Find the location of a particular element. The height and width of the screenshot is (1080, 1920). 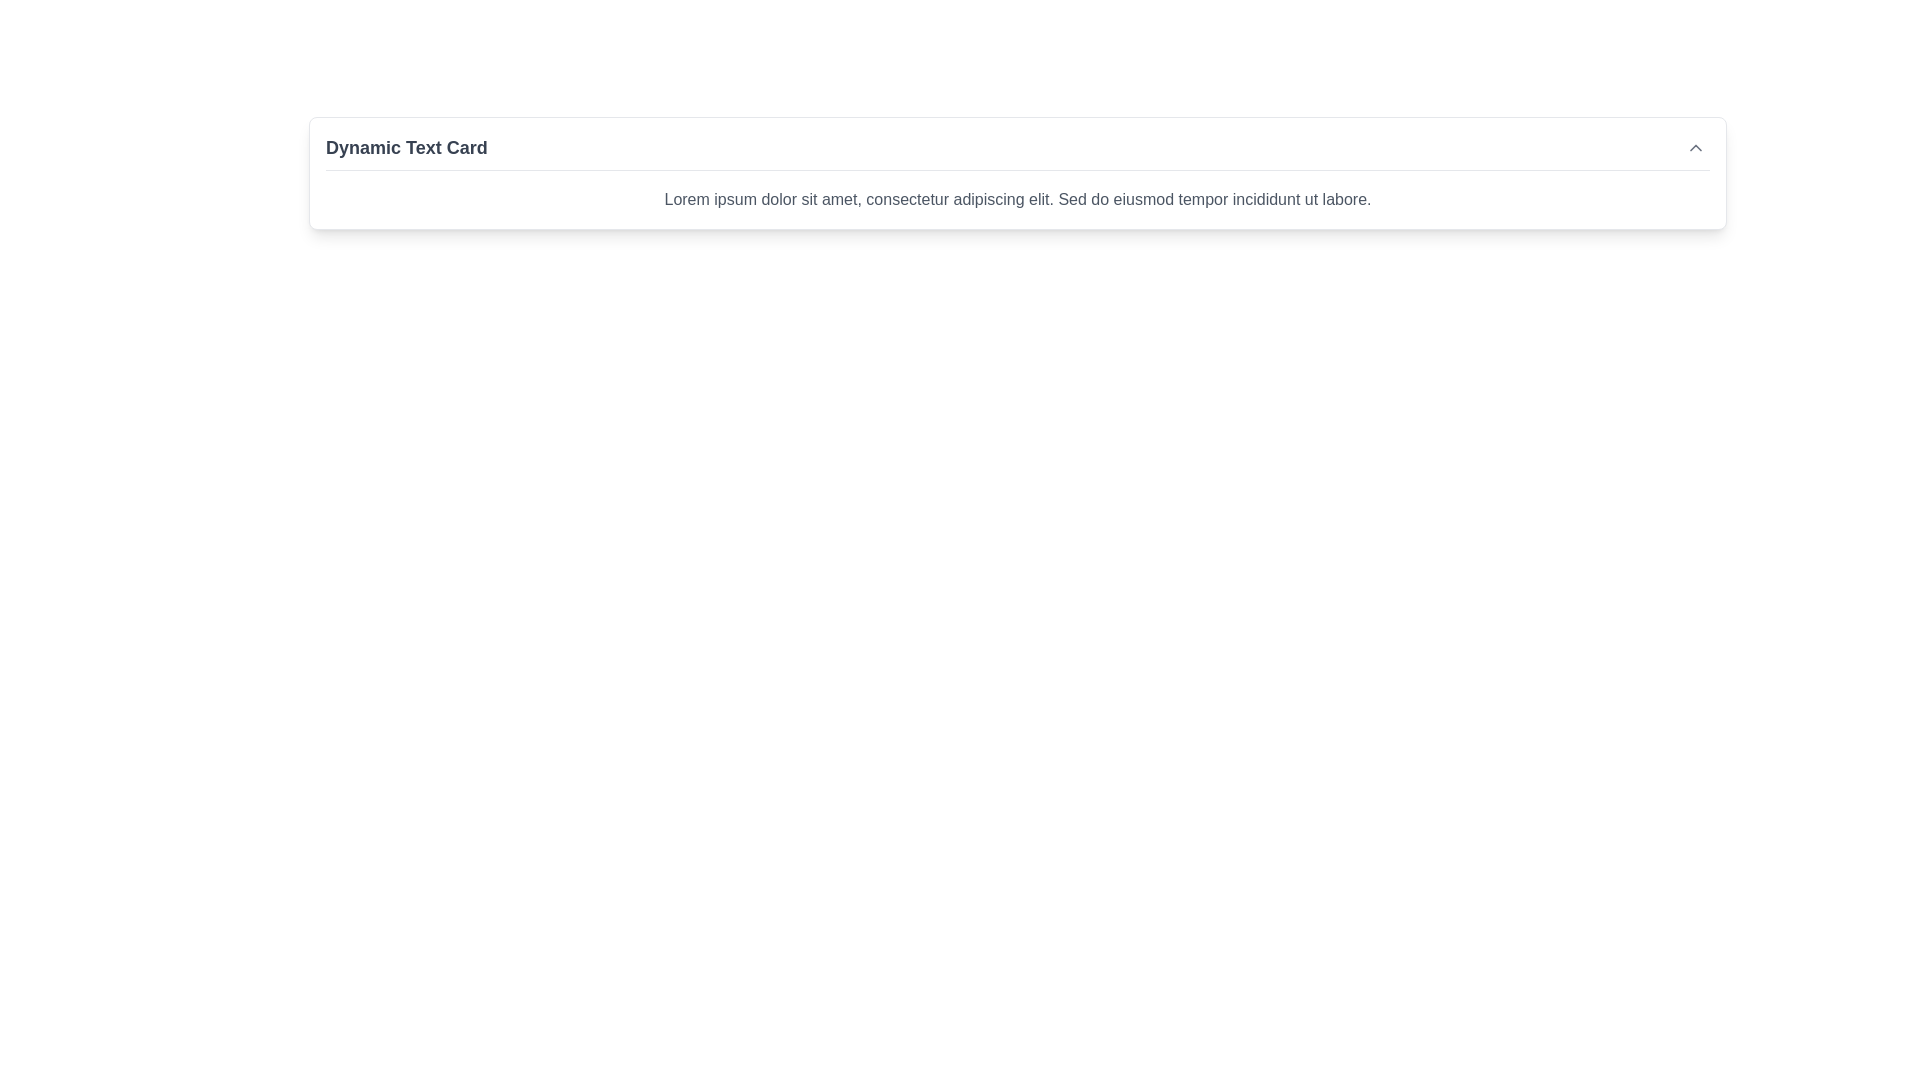

the text label displaying 'Dynamic Text Card', which is styled with a bold, larger font size and a gray color, located on the left side of the horizontal bar at the top of the card-like section is located at coordinates (405, 146).